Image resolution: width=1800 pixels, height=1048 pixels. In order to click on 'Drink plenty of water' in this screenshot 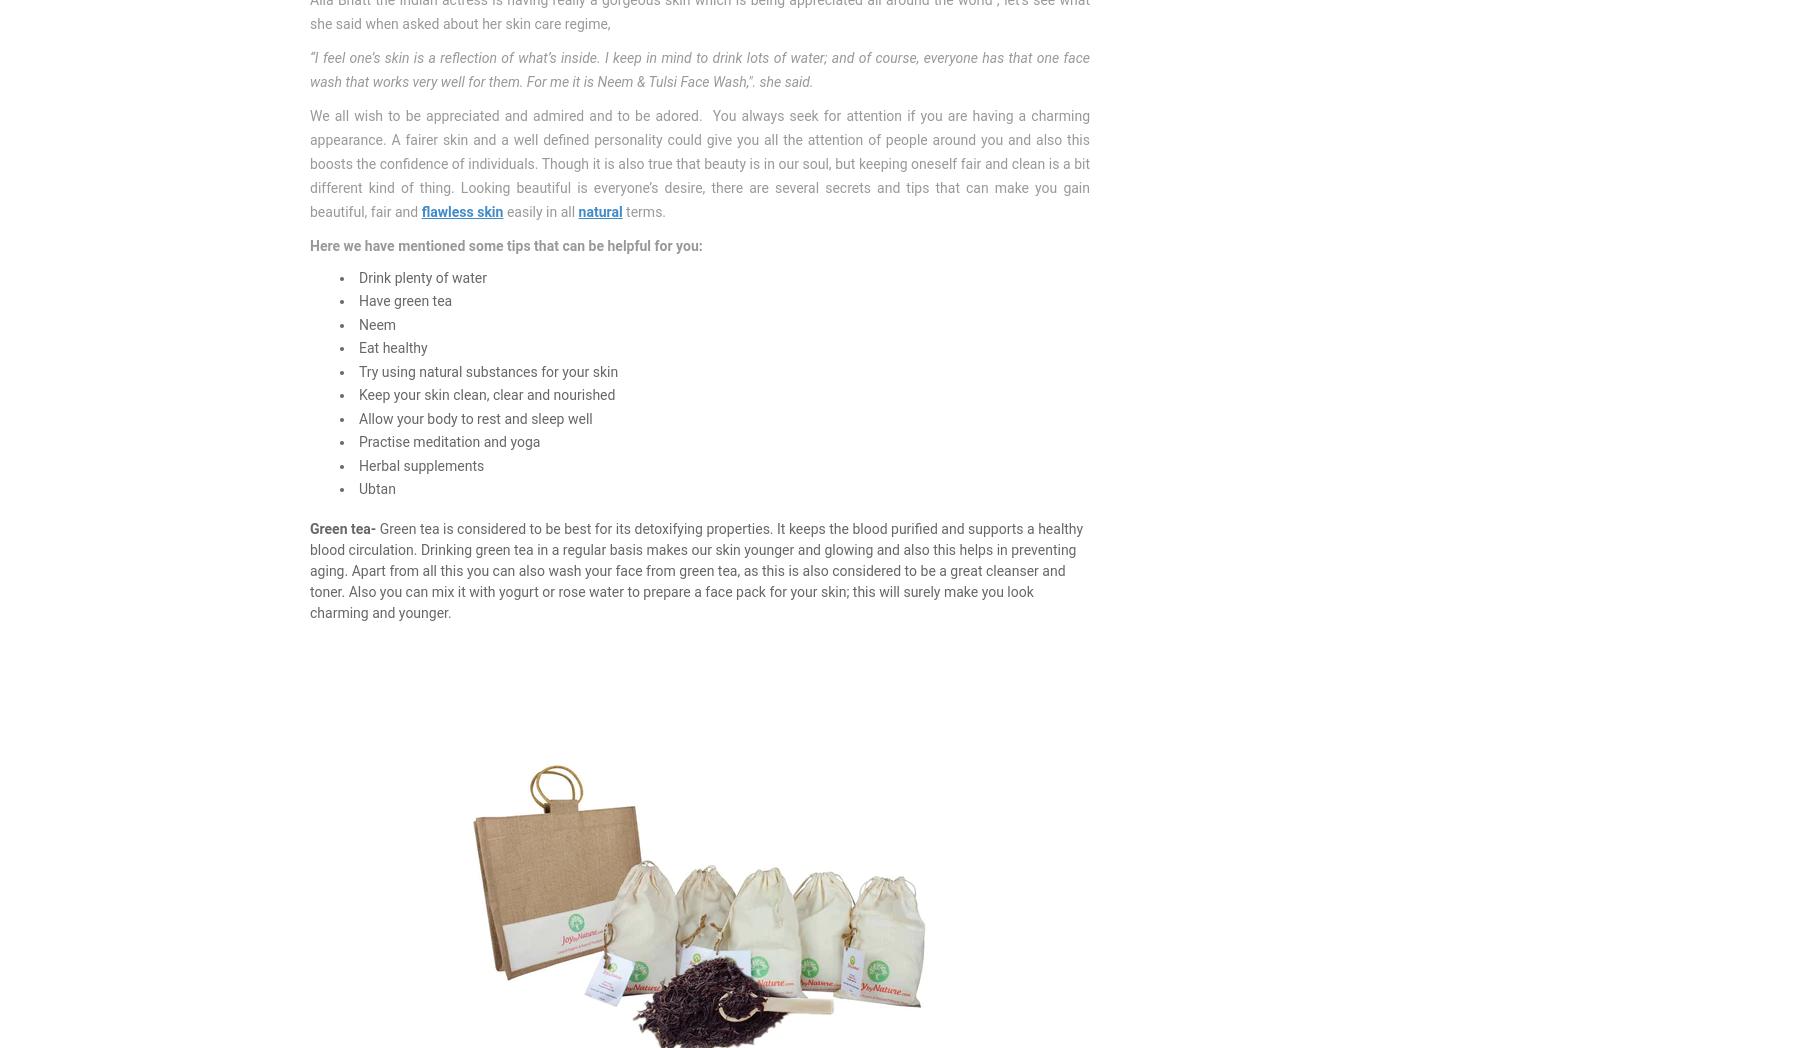, I will do `click(422, 275)`.